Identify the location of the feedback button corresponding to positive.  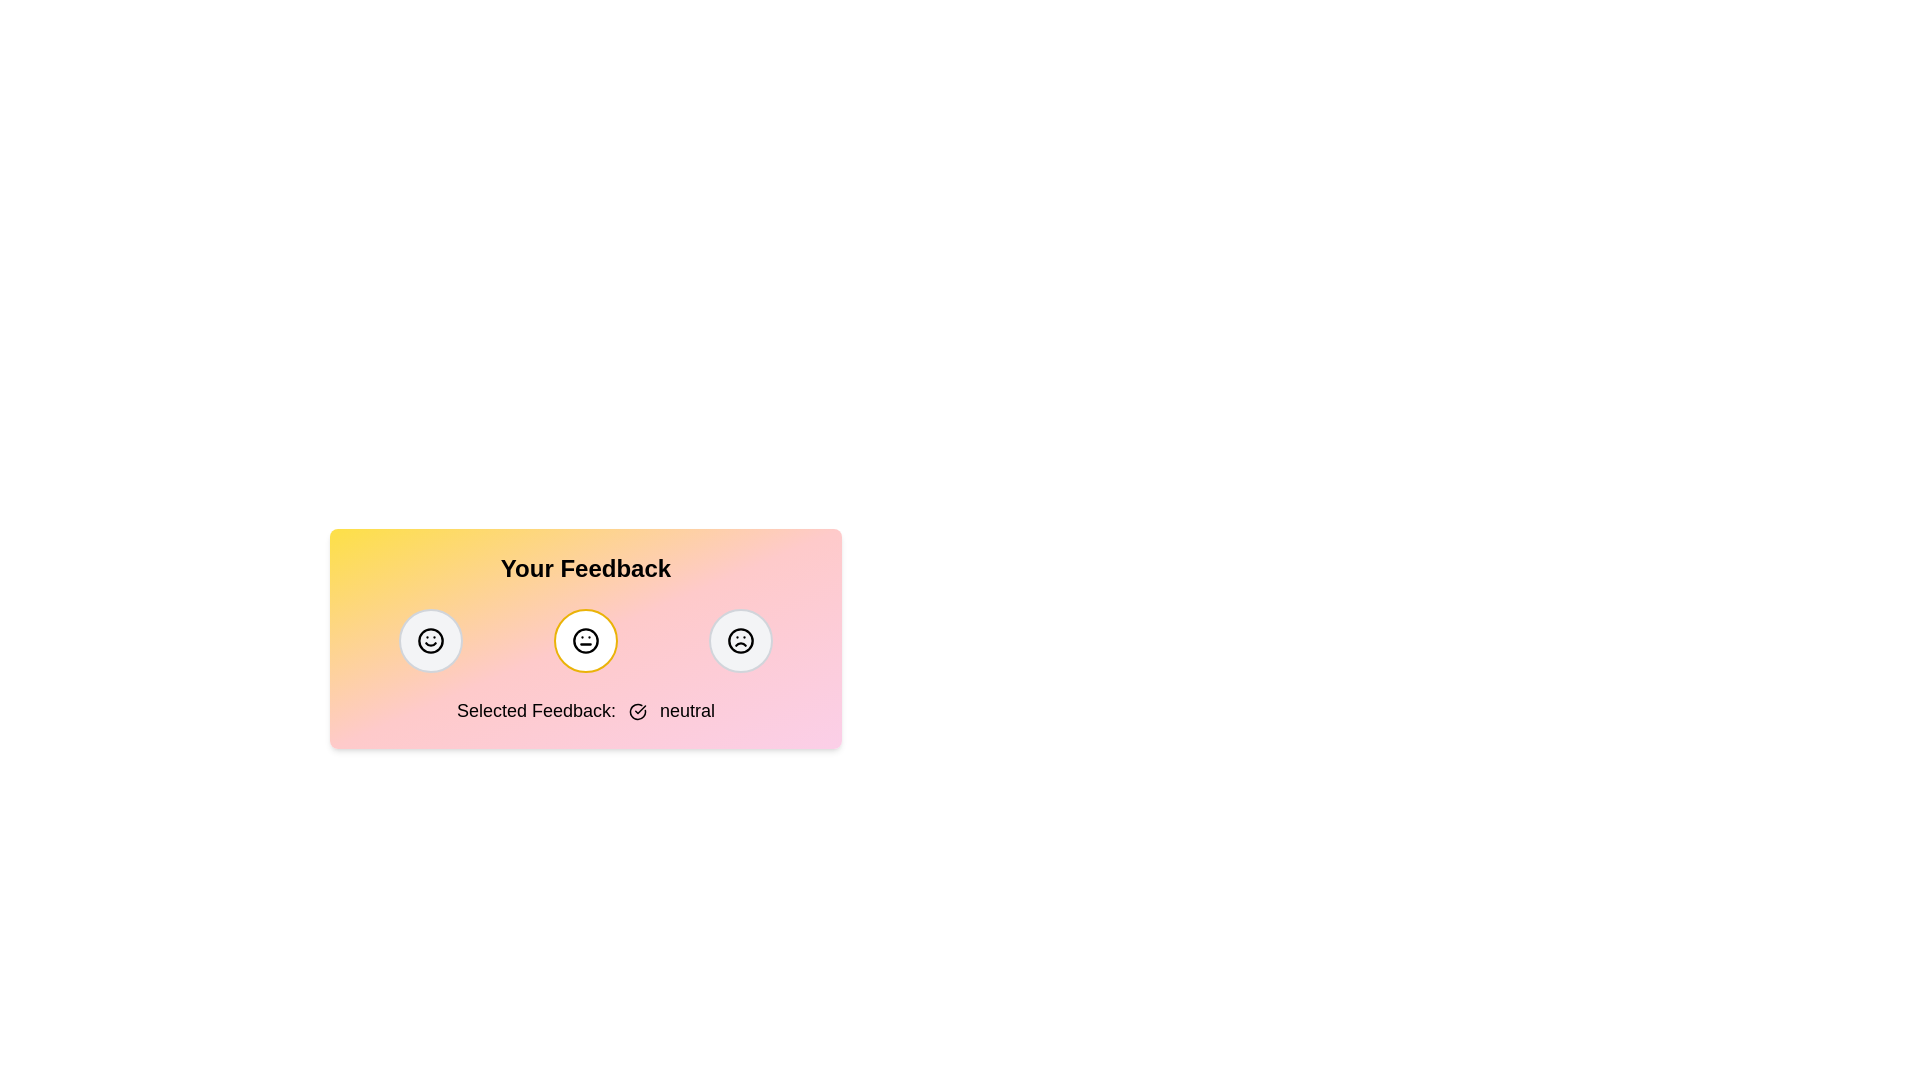
(430, 640).